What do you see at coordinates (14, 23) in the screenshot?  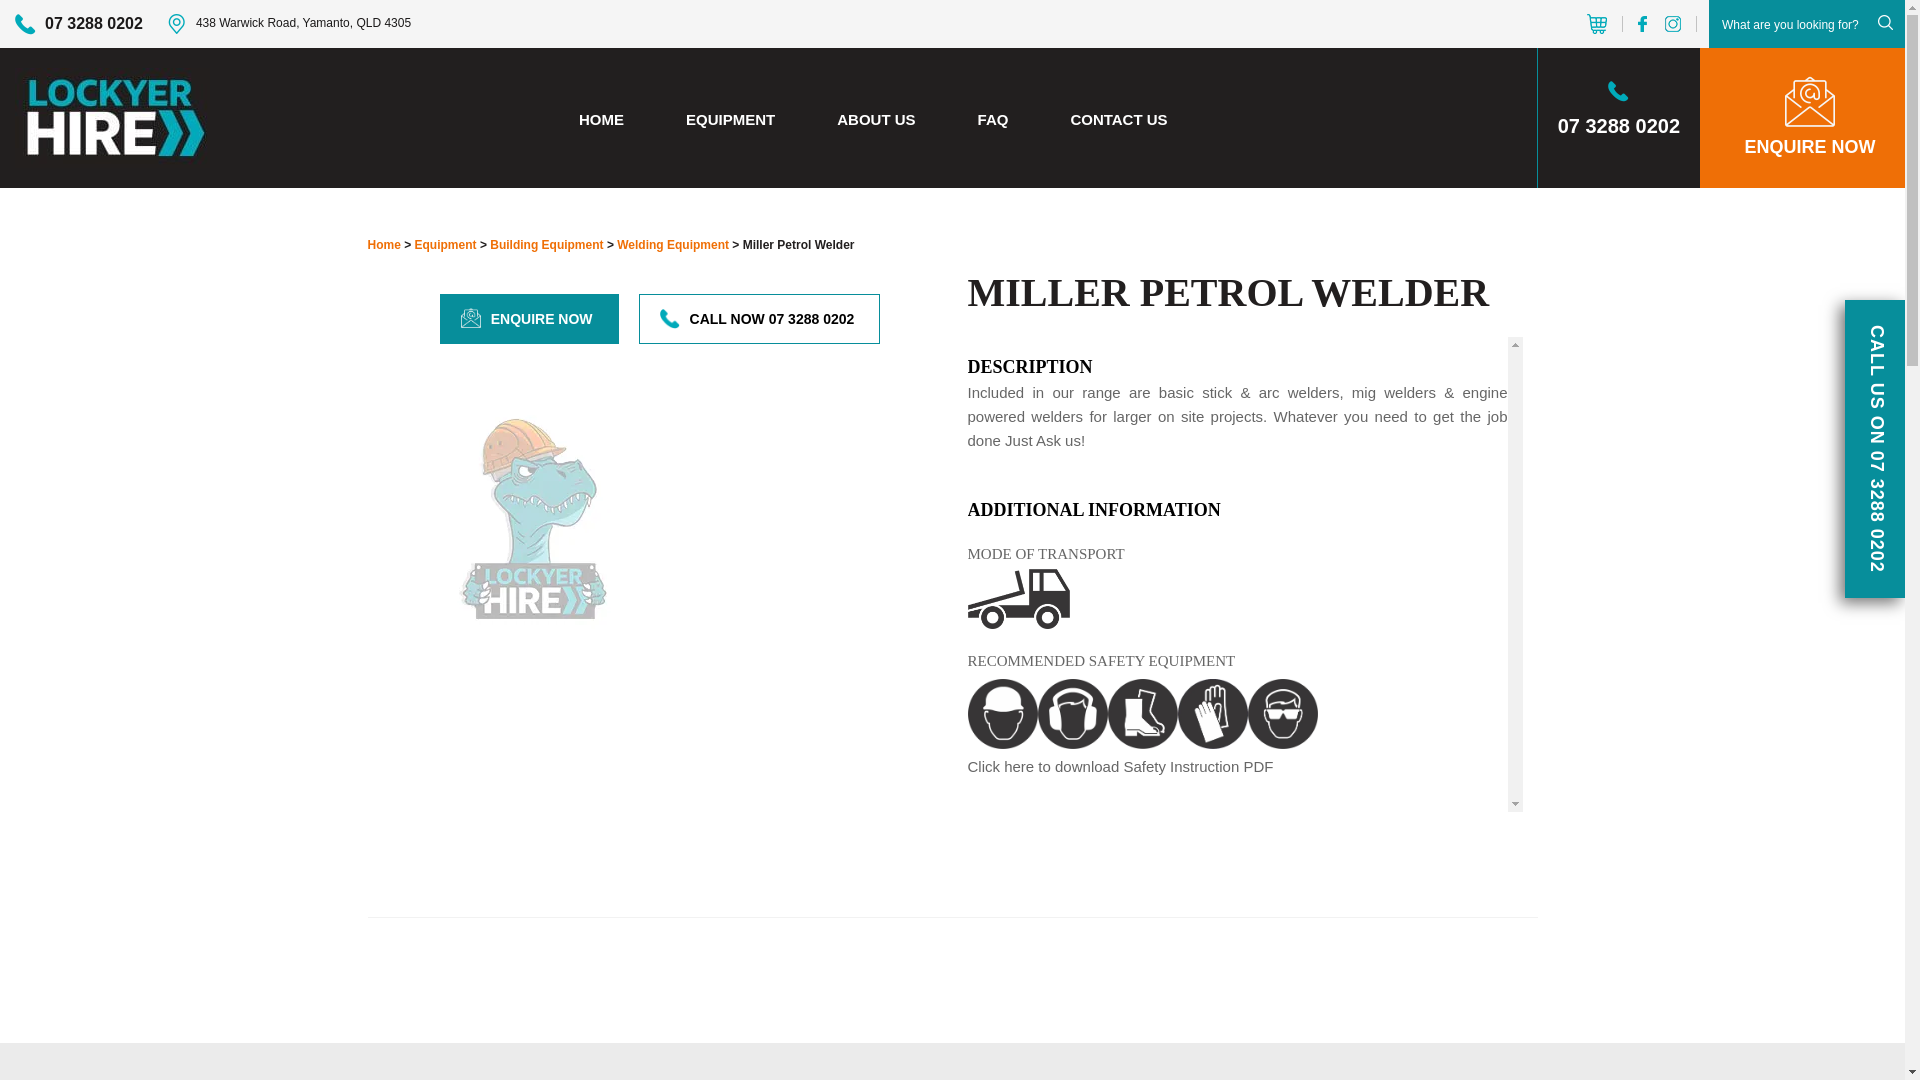 I see `'07 3288 0202'` at bounding box center [14, 23].